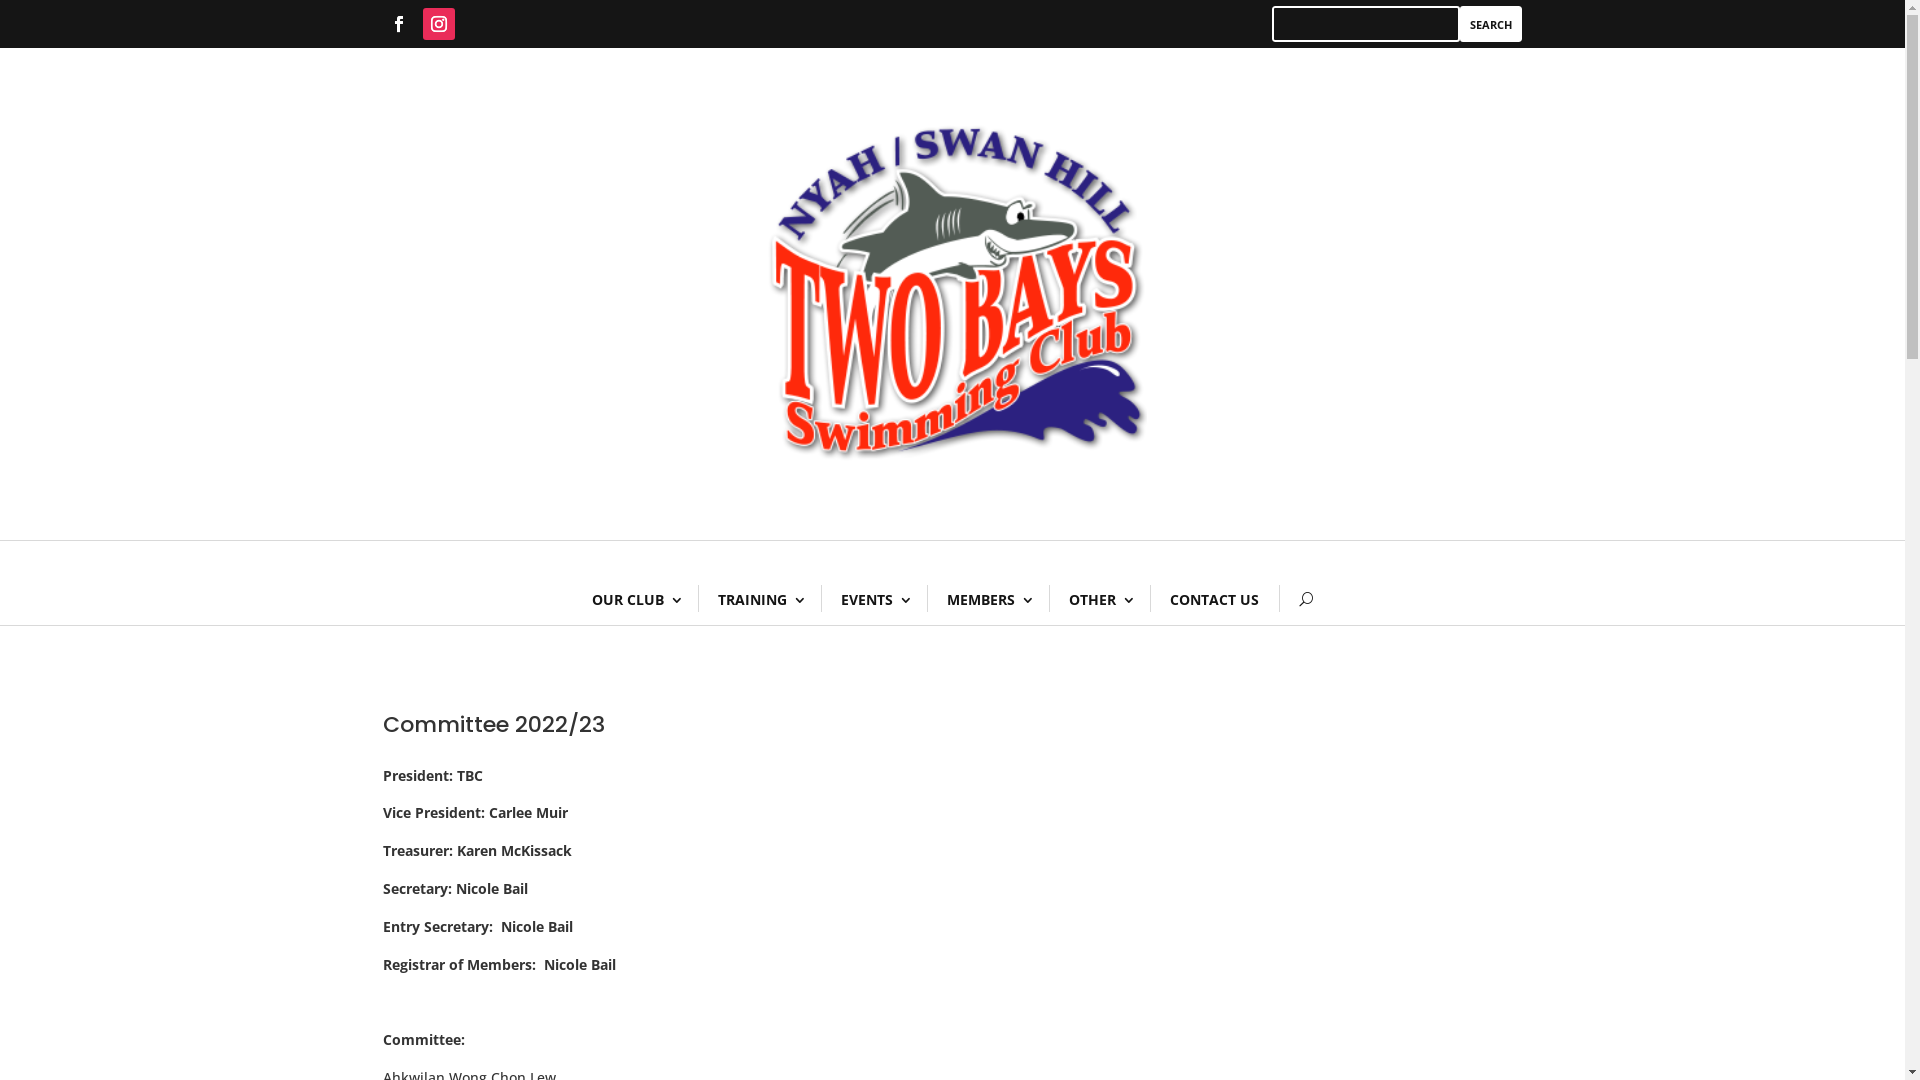 This screenshot has width=1920, height=1080. Describe the element at coordinates (873, 598) in the screenshot. I see `'EVENTS'` at that location.